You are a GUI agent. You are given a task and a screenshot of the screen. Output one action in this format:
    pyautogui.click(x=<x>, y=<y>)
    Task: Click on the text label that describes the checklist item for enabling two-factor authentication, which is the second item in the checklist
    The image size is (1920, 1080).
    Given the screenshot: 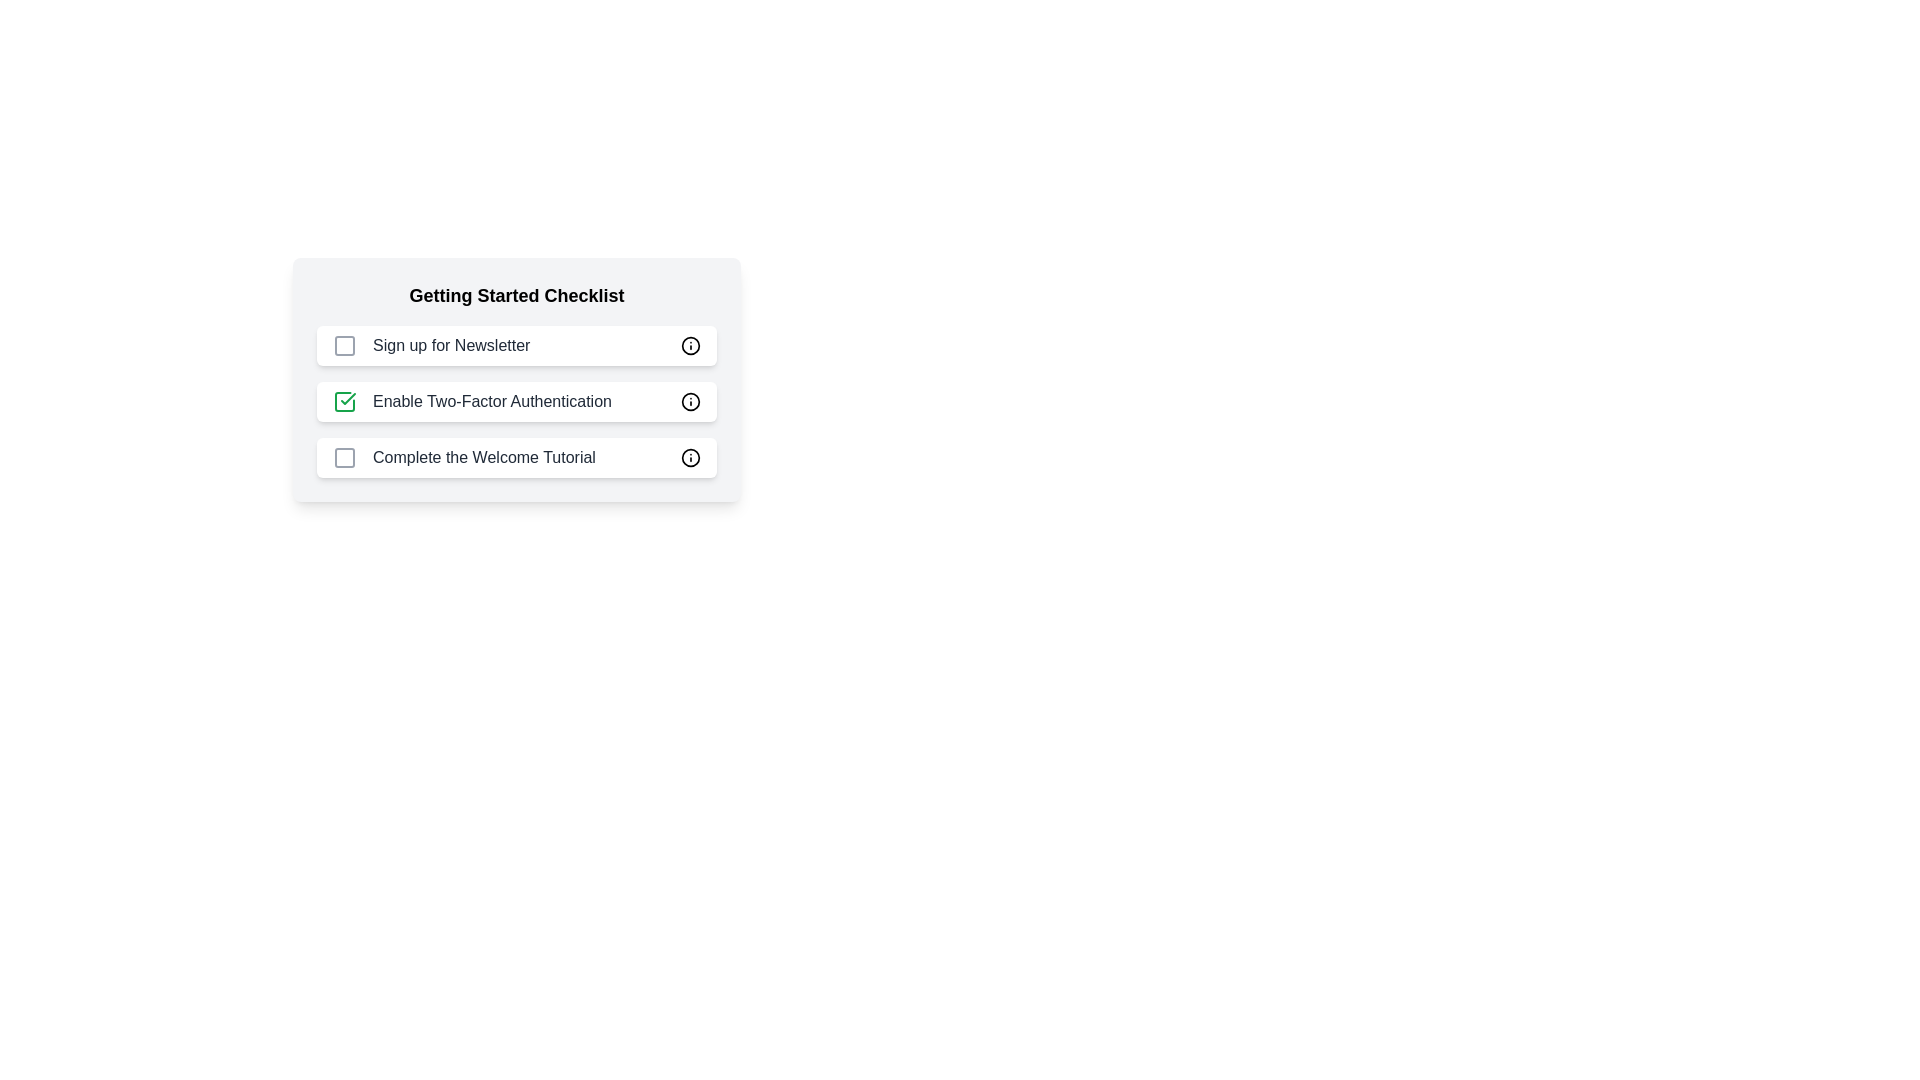 What is the action you would take?
    pyautogui.click(x=492, y=401)
    